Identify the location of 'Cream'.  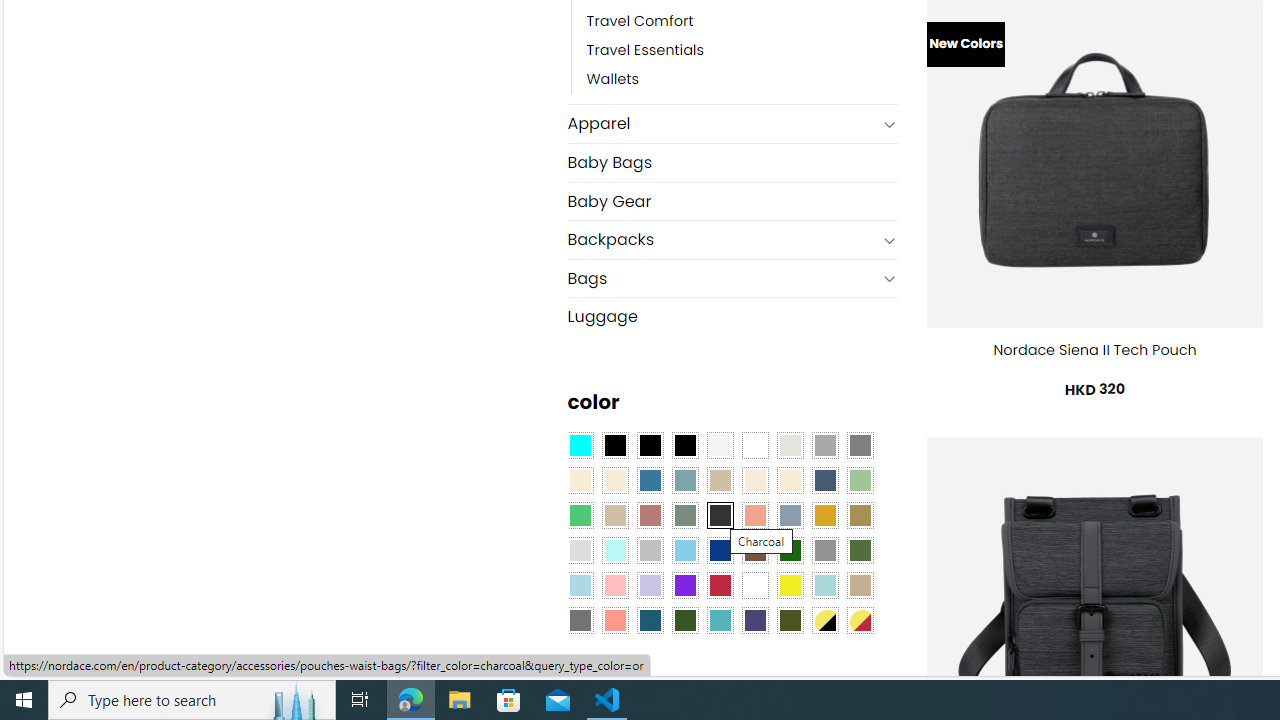
(788, 480).